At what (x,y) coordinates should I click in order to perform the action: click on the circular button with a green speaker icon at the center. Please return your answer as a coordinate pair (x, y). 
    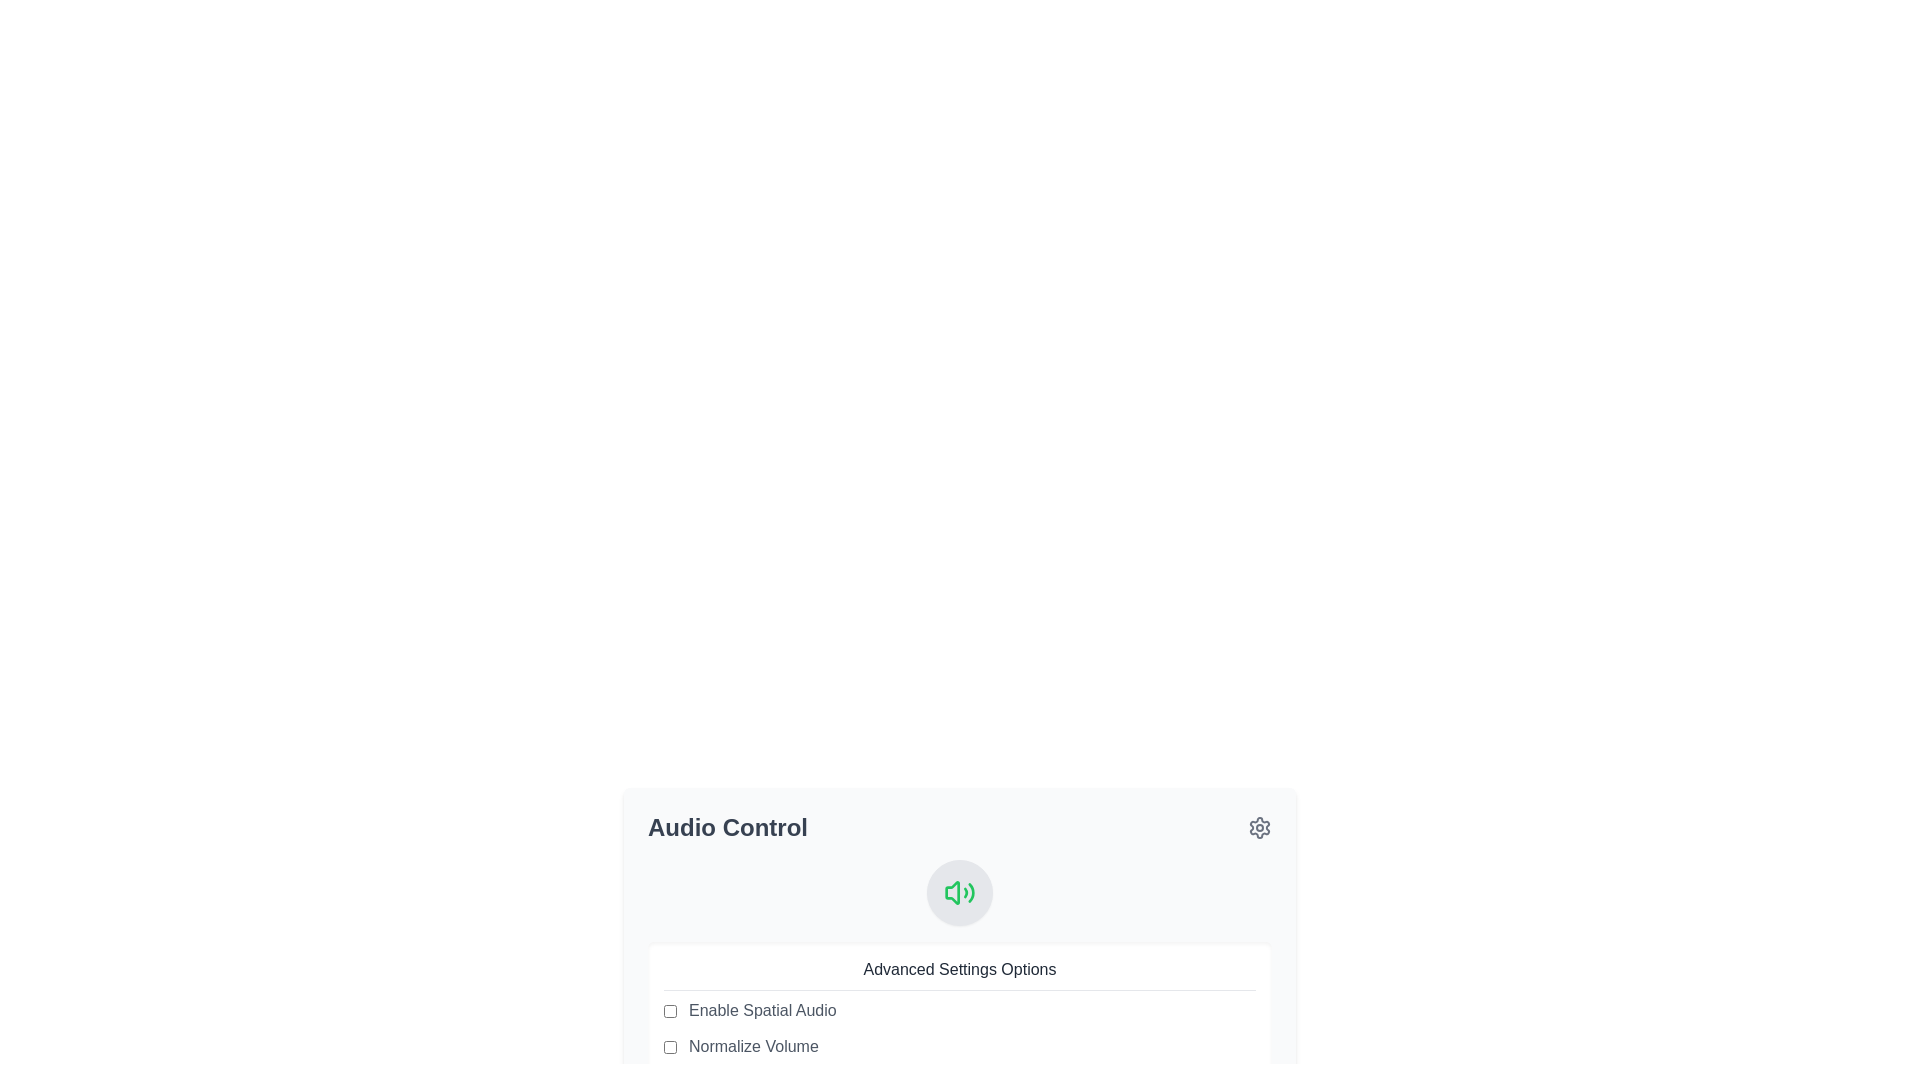
    Looking at the image, I should click on (960, 892).